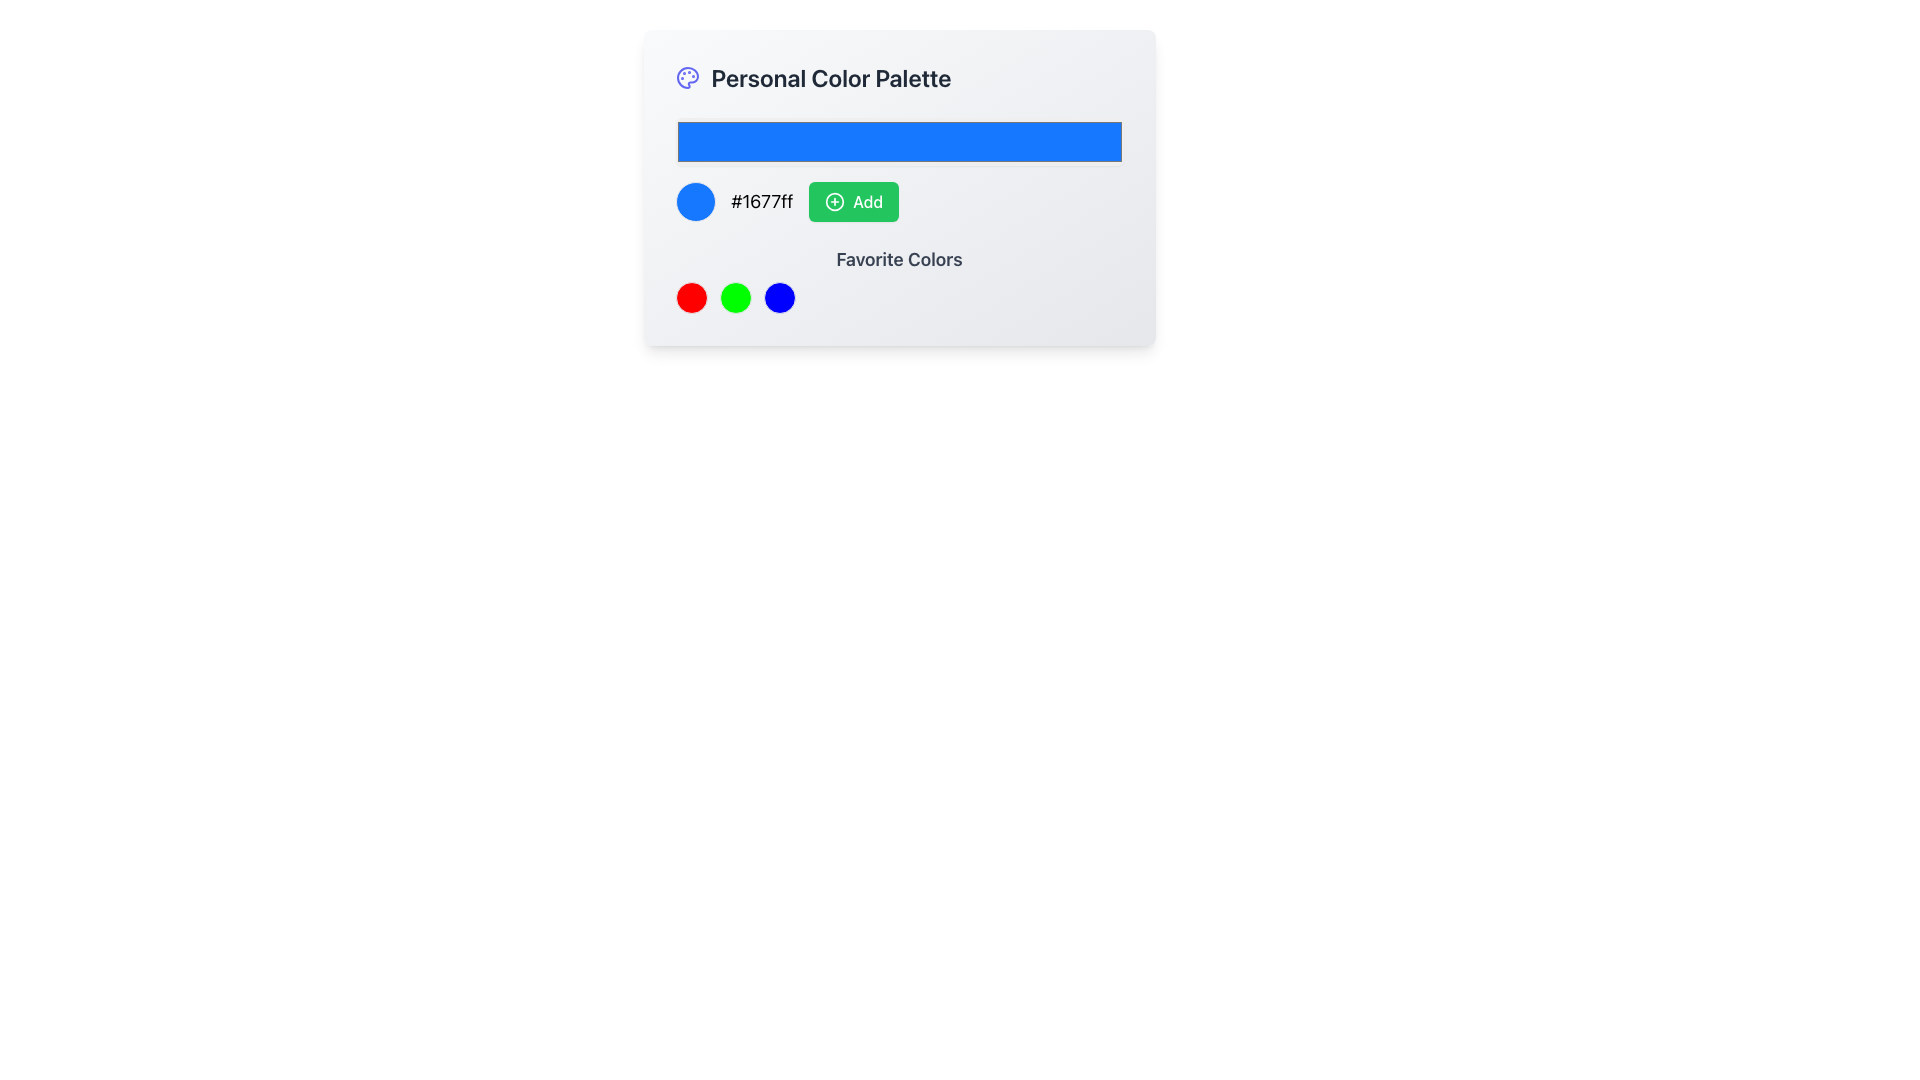 This screenshot has width=1920, height=1080. Describe the element at coordinates (695, 201) in the screenshot. I see `the Clickable Color Indicator, a small circular UI component with a blue background located to the left of the hexadecimal color code '#1677ff' on the 'Personal Color Palette' panel` at that location.